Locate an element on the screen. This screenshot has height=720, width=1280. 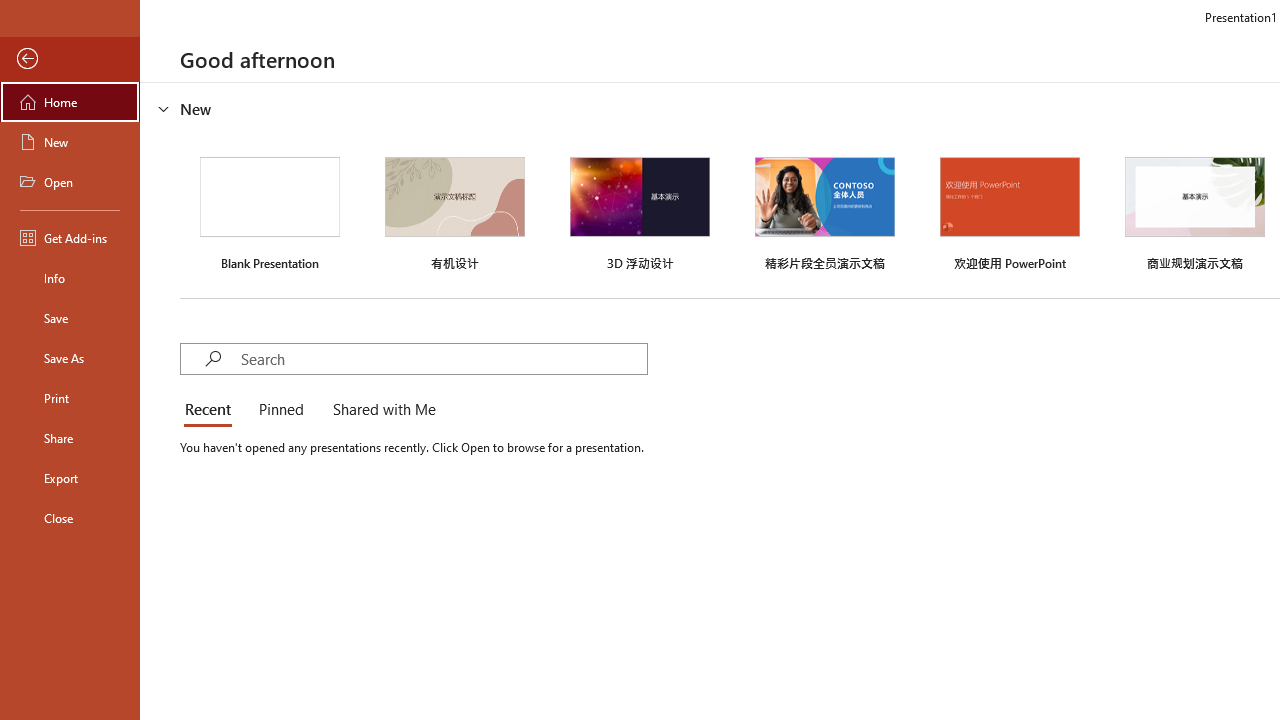
'New' is located at coordinates (69, 140).